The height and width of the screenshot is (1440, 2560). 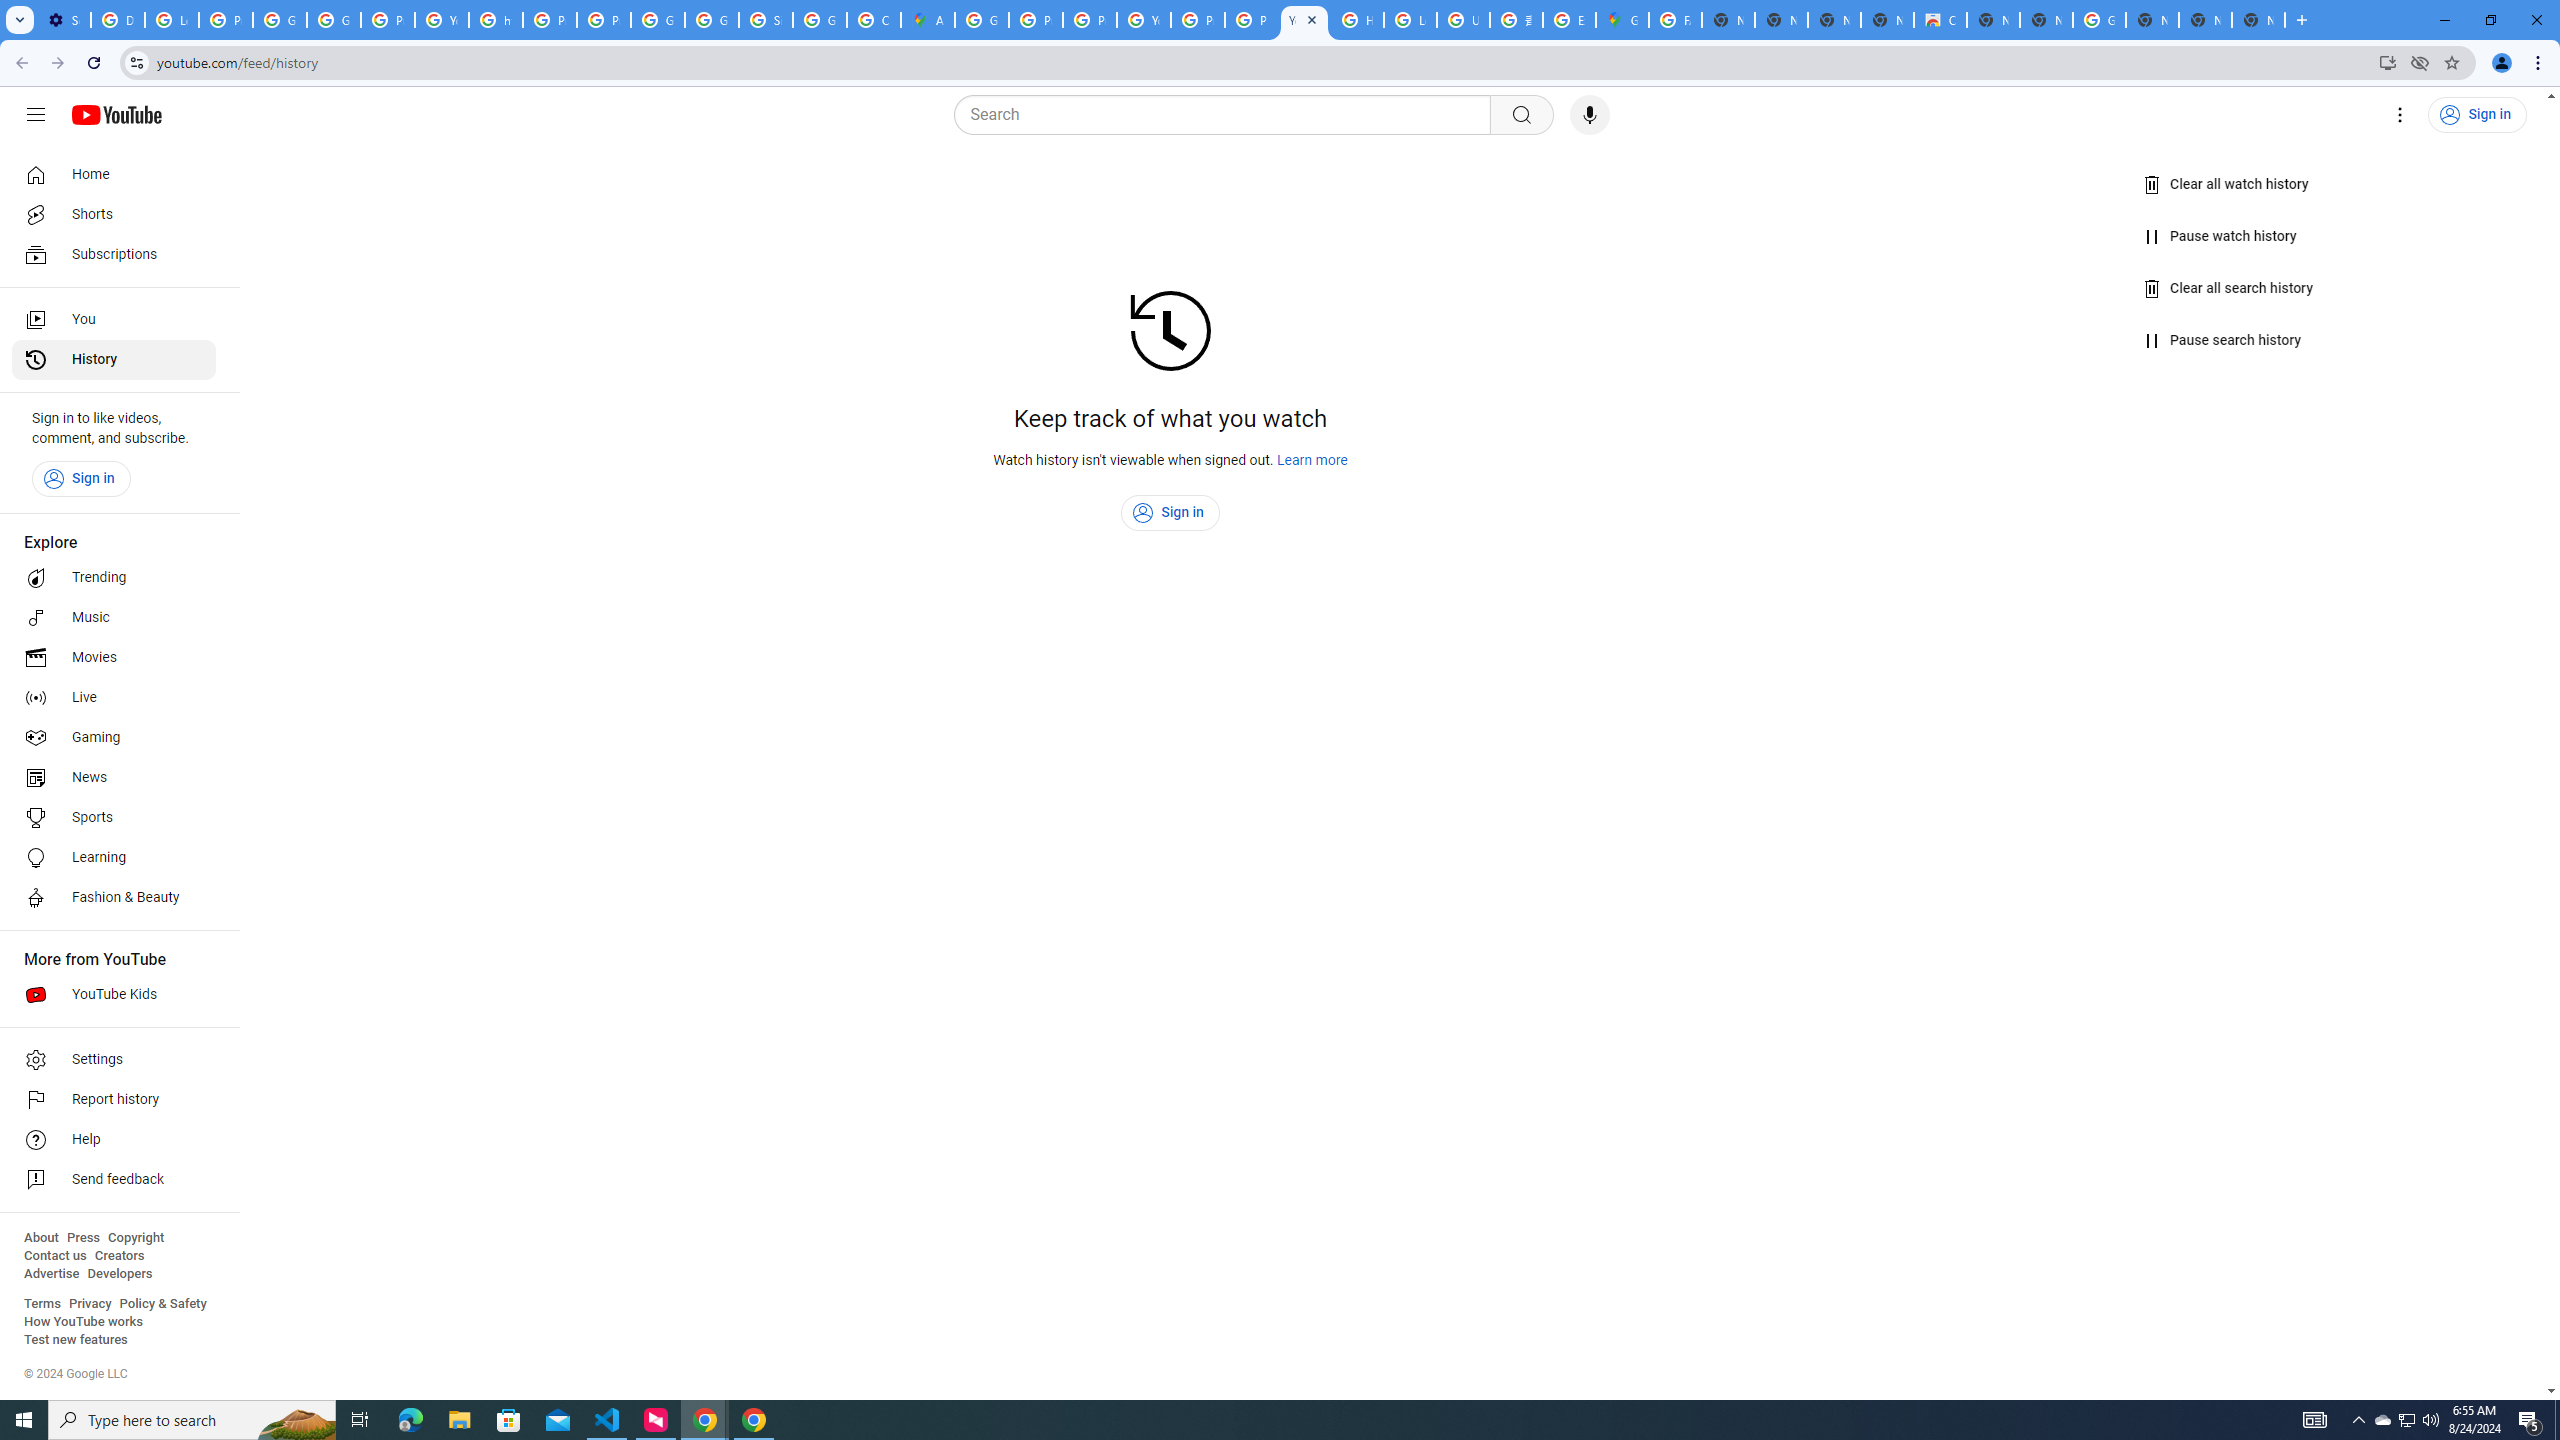 I want to click on 'How Chrome protects your passwords - Google Chrome Help', so click(x=1356, y=19).